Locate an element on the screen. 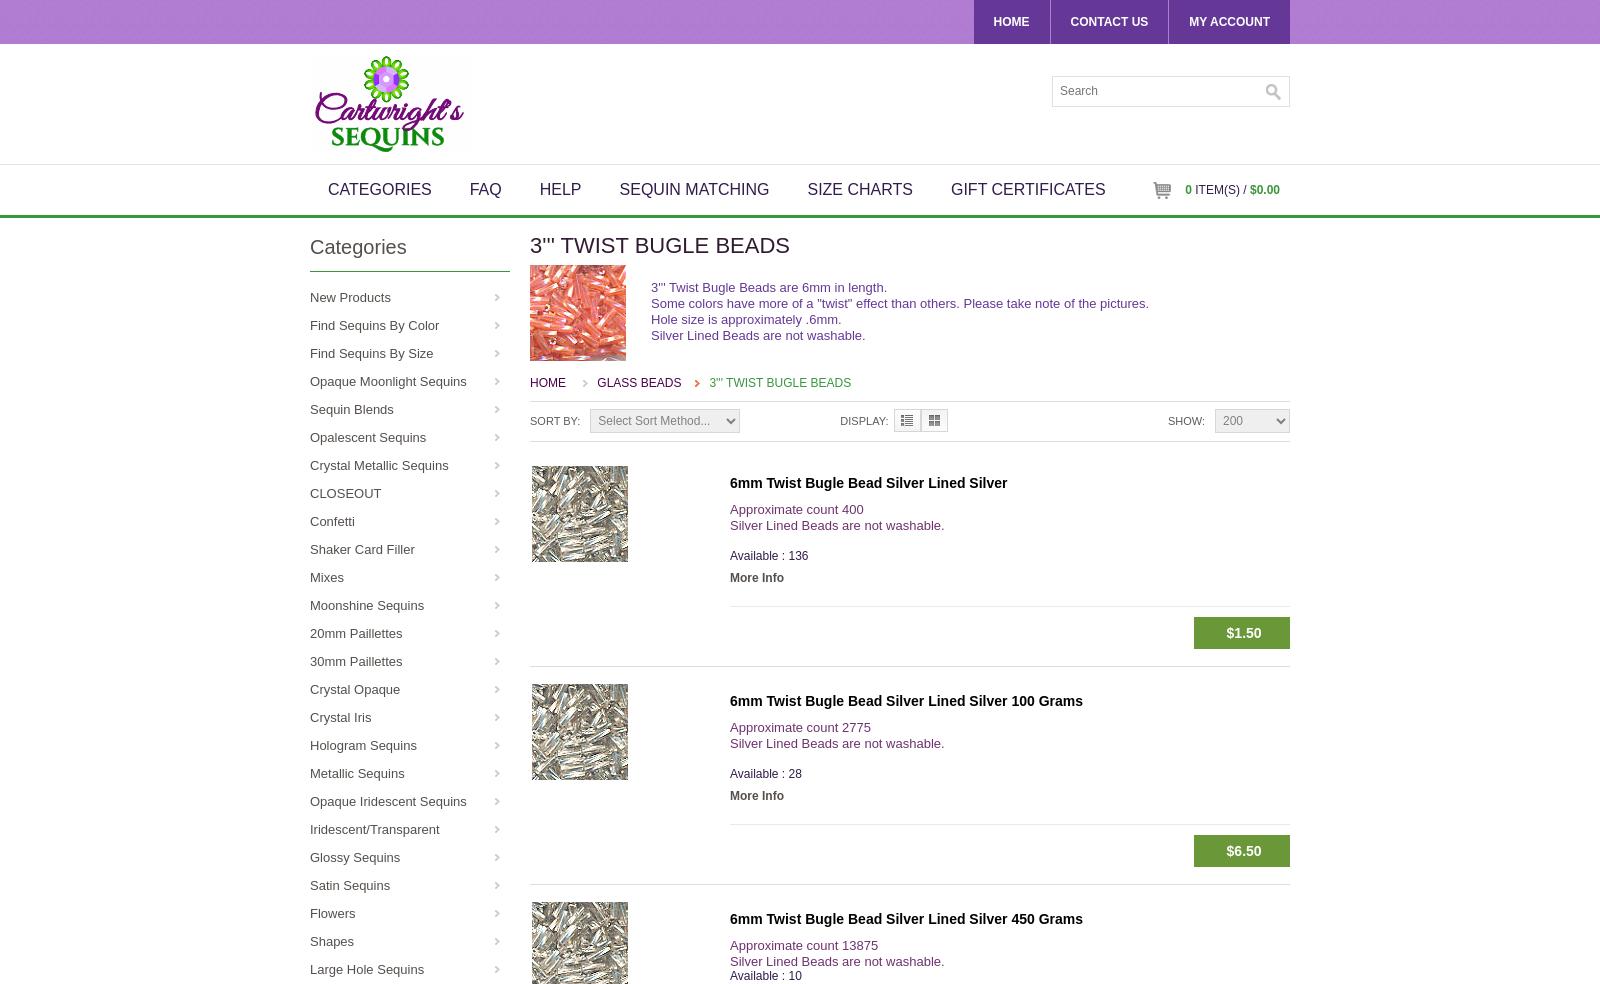 This screenshot has width=1600, height=984. 'Glossy Sequins' is located at coordinates (355, 856).